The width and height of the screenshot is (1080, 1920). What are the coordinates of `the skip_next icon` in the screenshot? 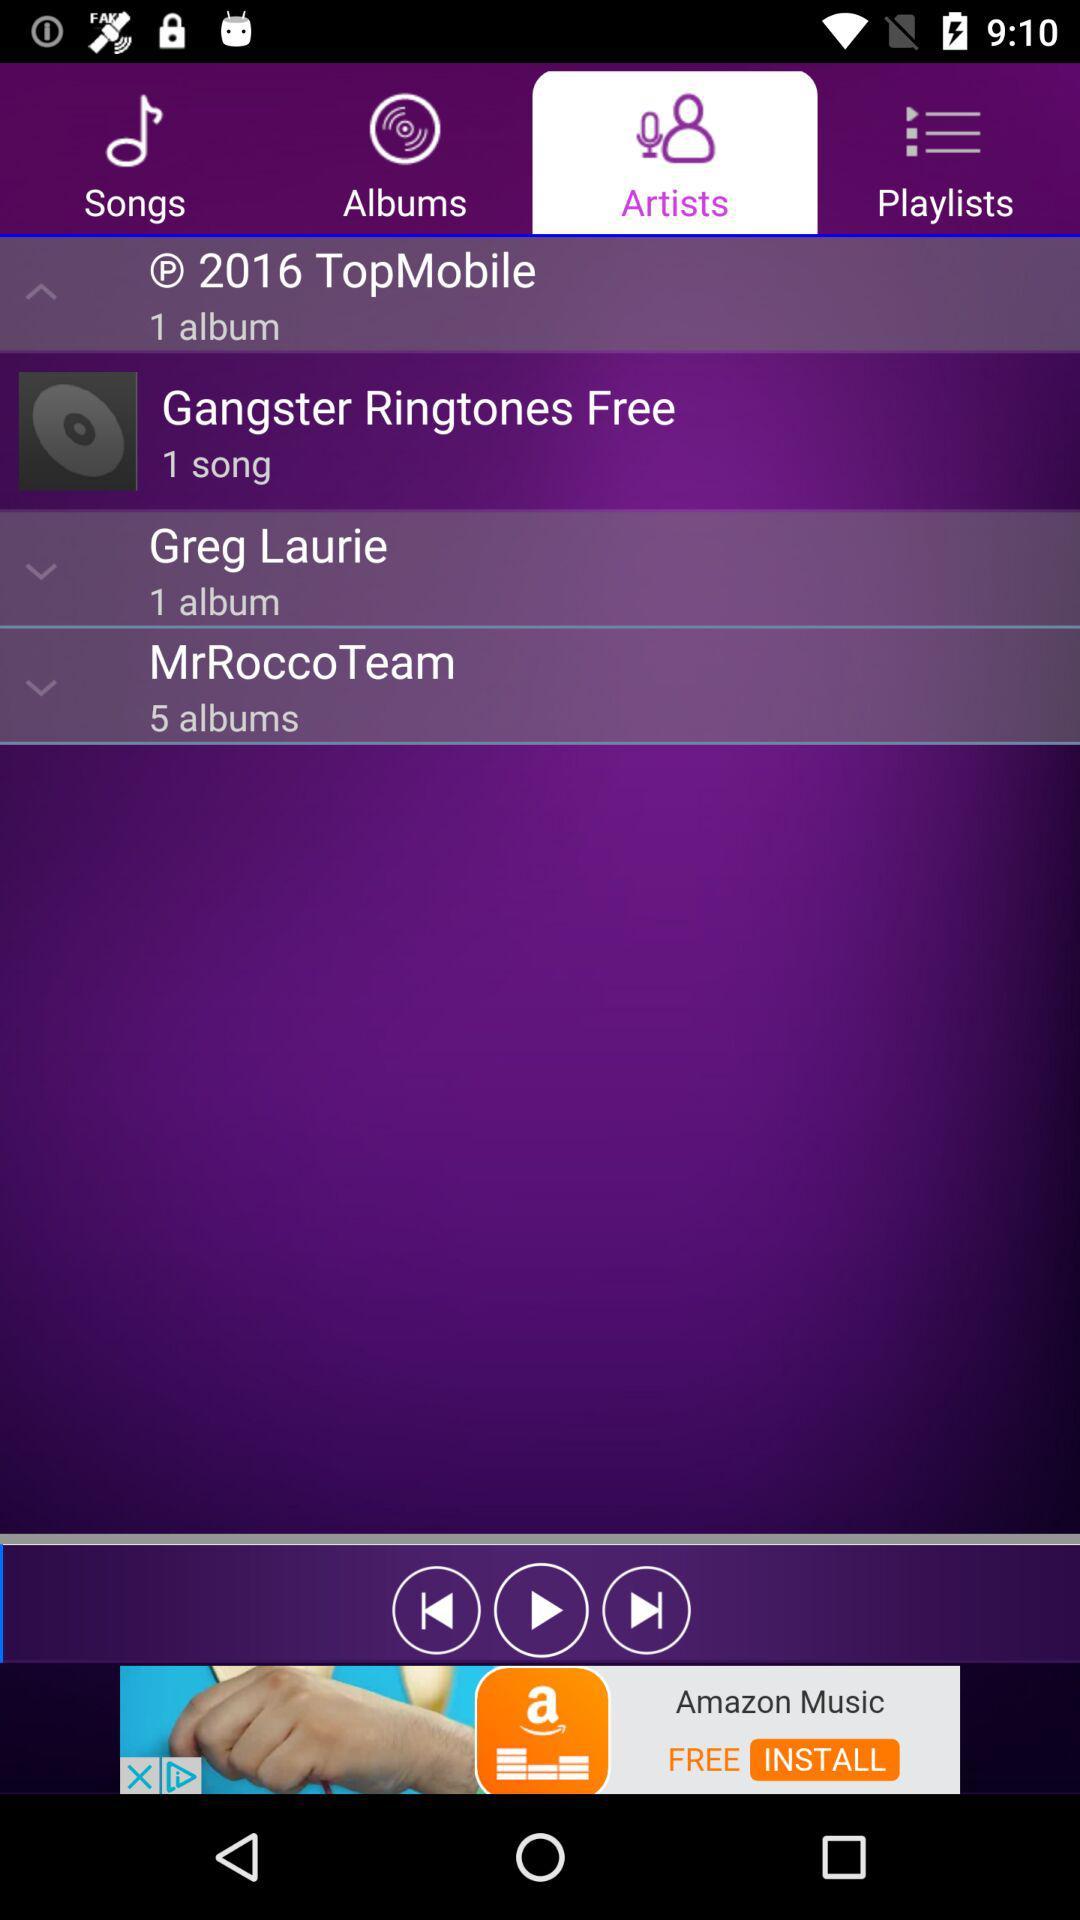 It's located at (646, 1610).